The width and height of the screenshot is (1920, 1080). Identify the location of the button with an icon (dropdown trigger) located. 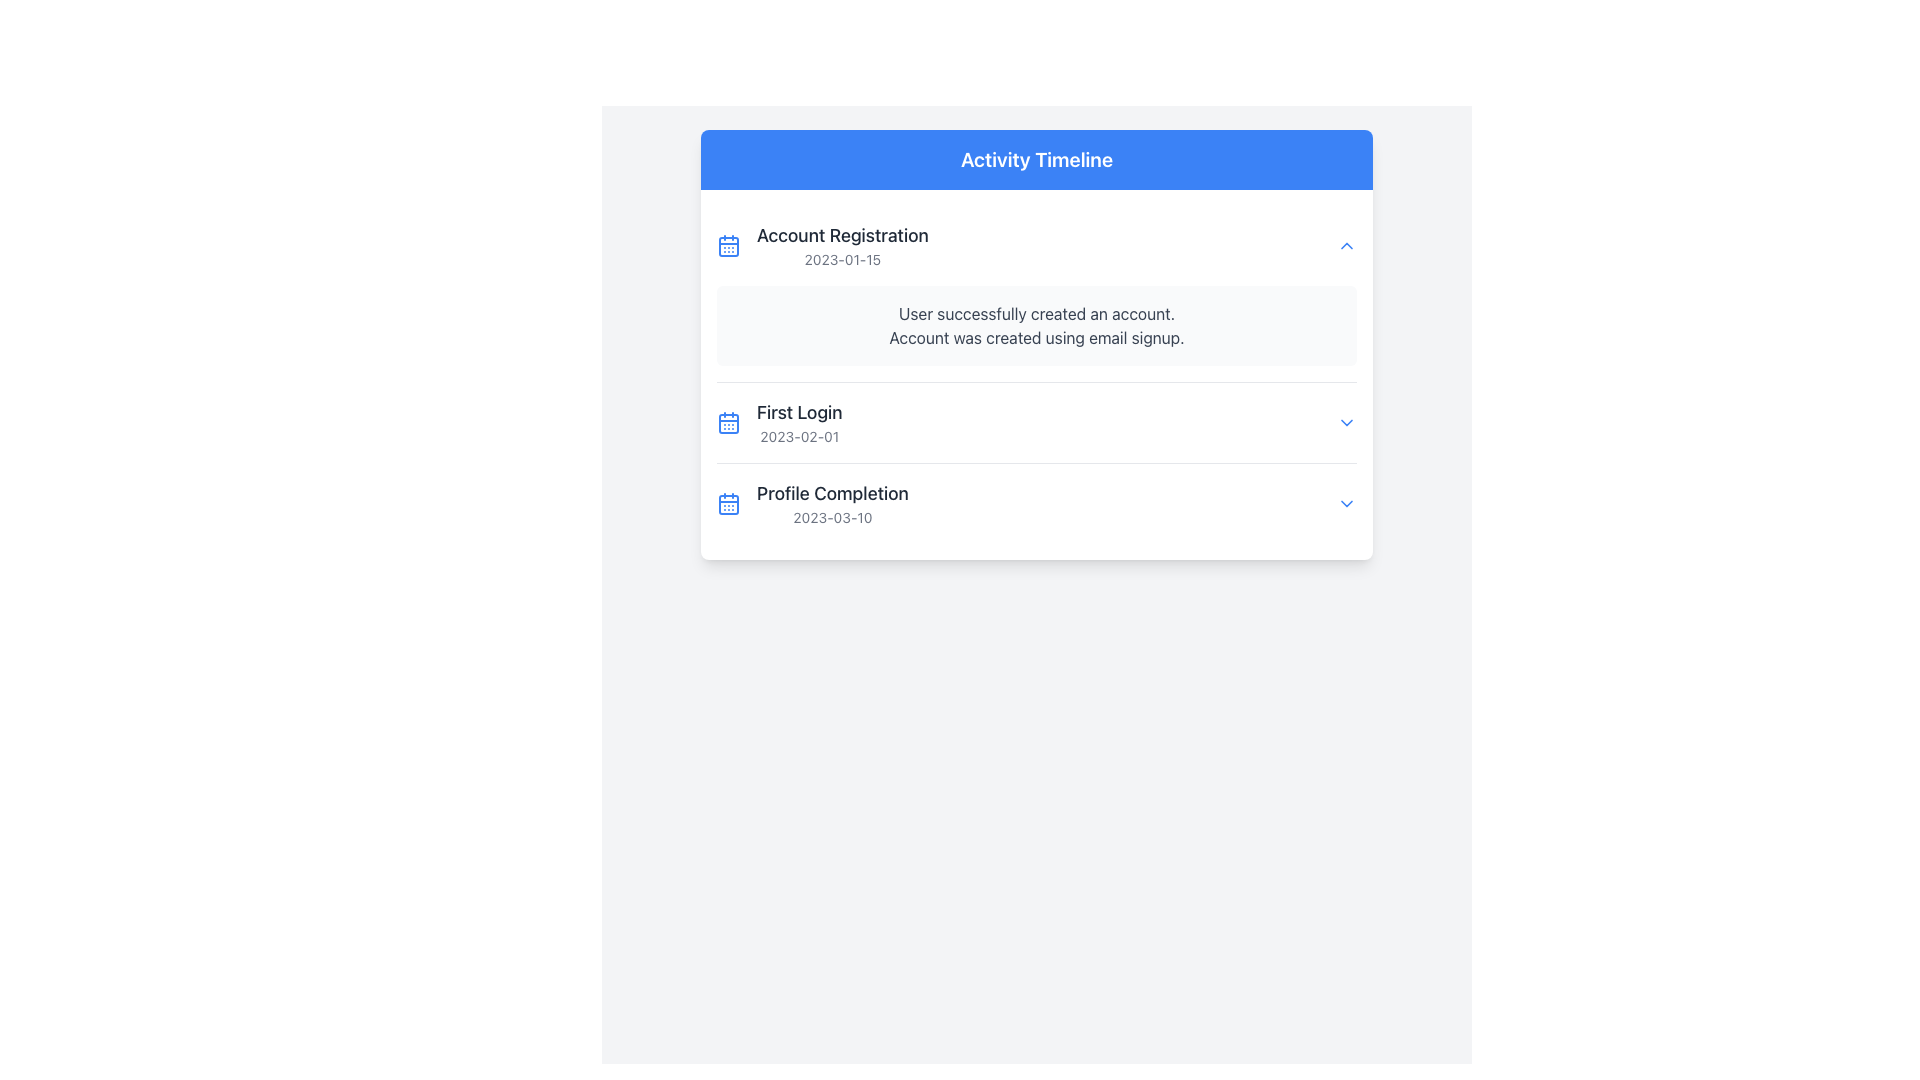
(1347, 422).